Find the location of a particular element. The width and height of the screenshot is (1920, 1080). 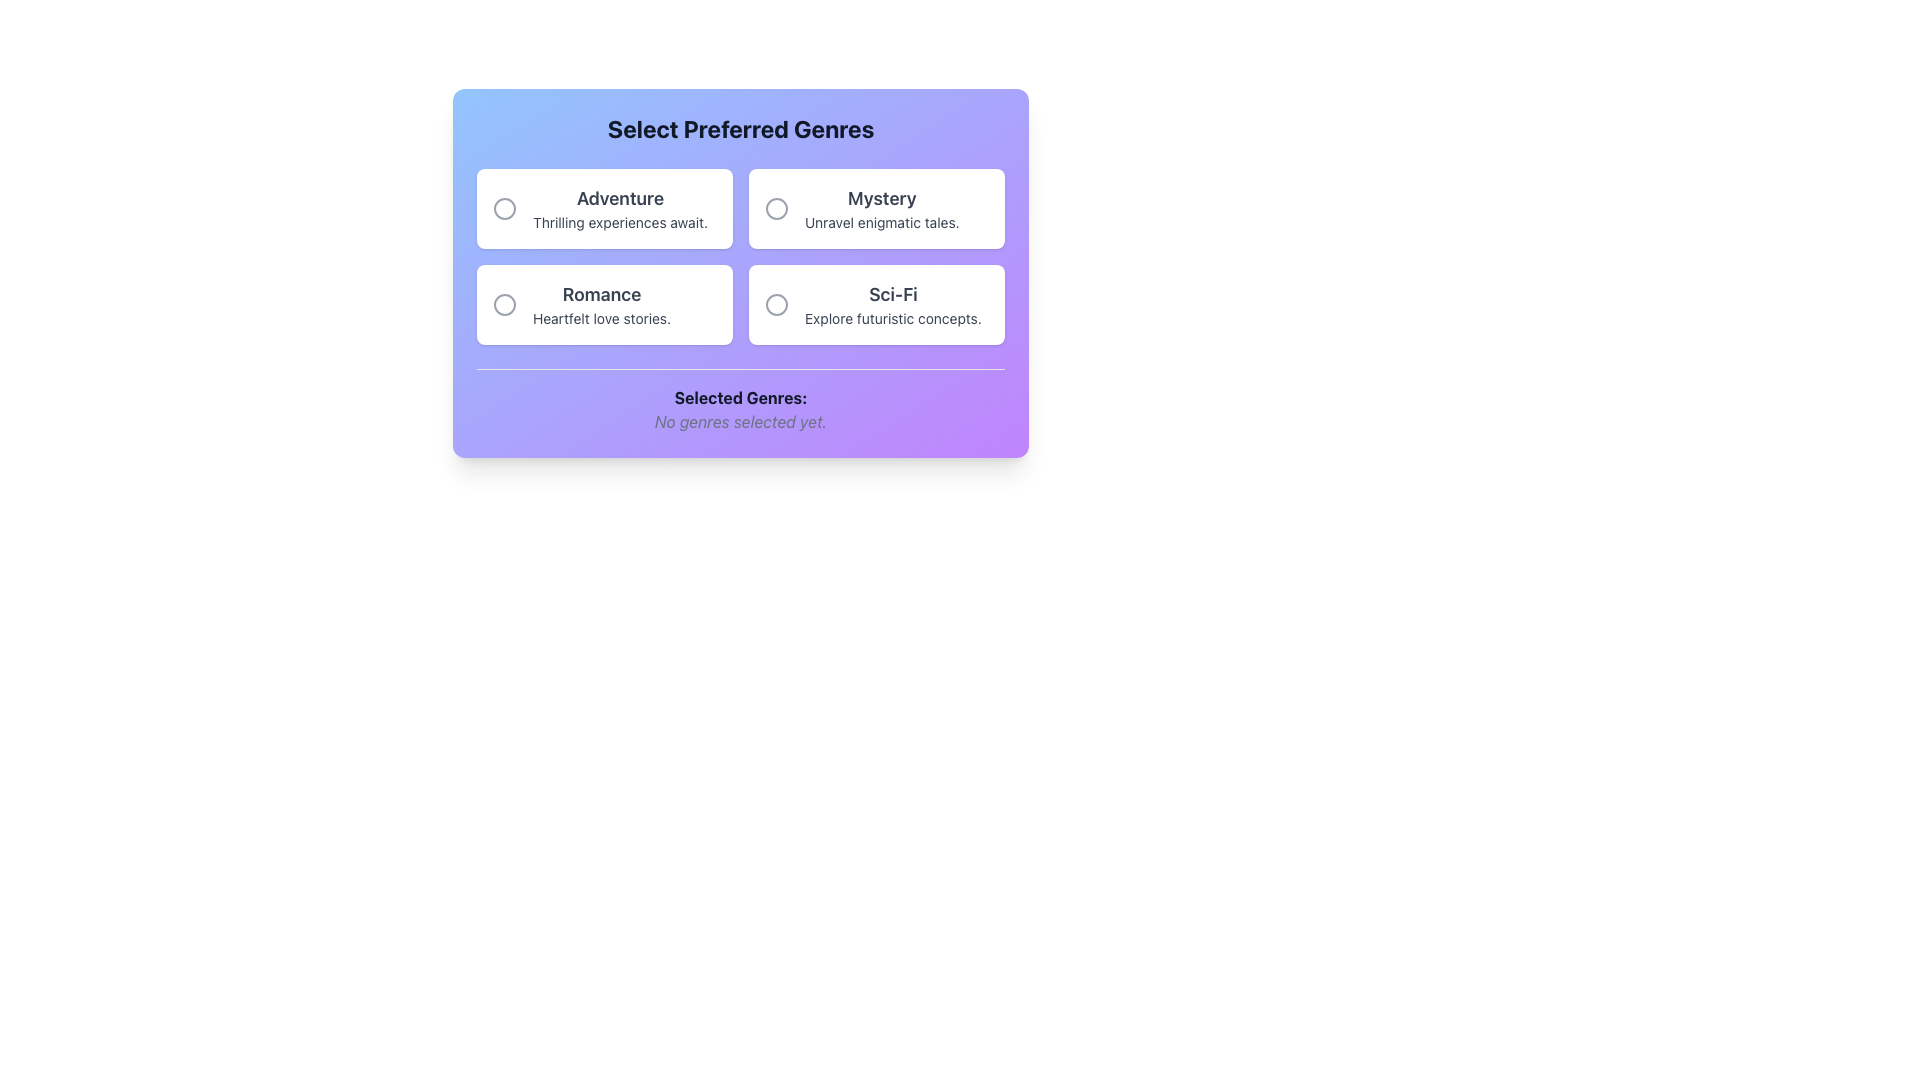

the text label displaying 'Mystery', which is styled in bold and larger font, located in the top-right section of the genre selection interface next to its corresponding radio button is located at coordinates (881, 199).